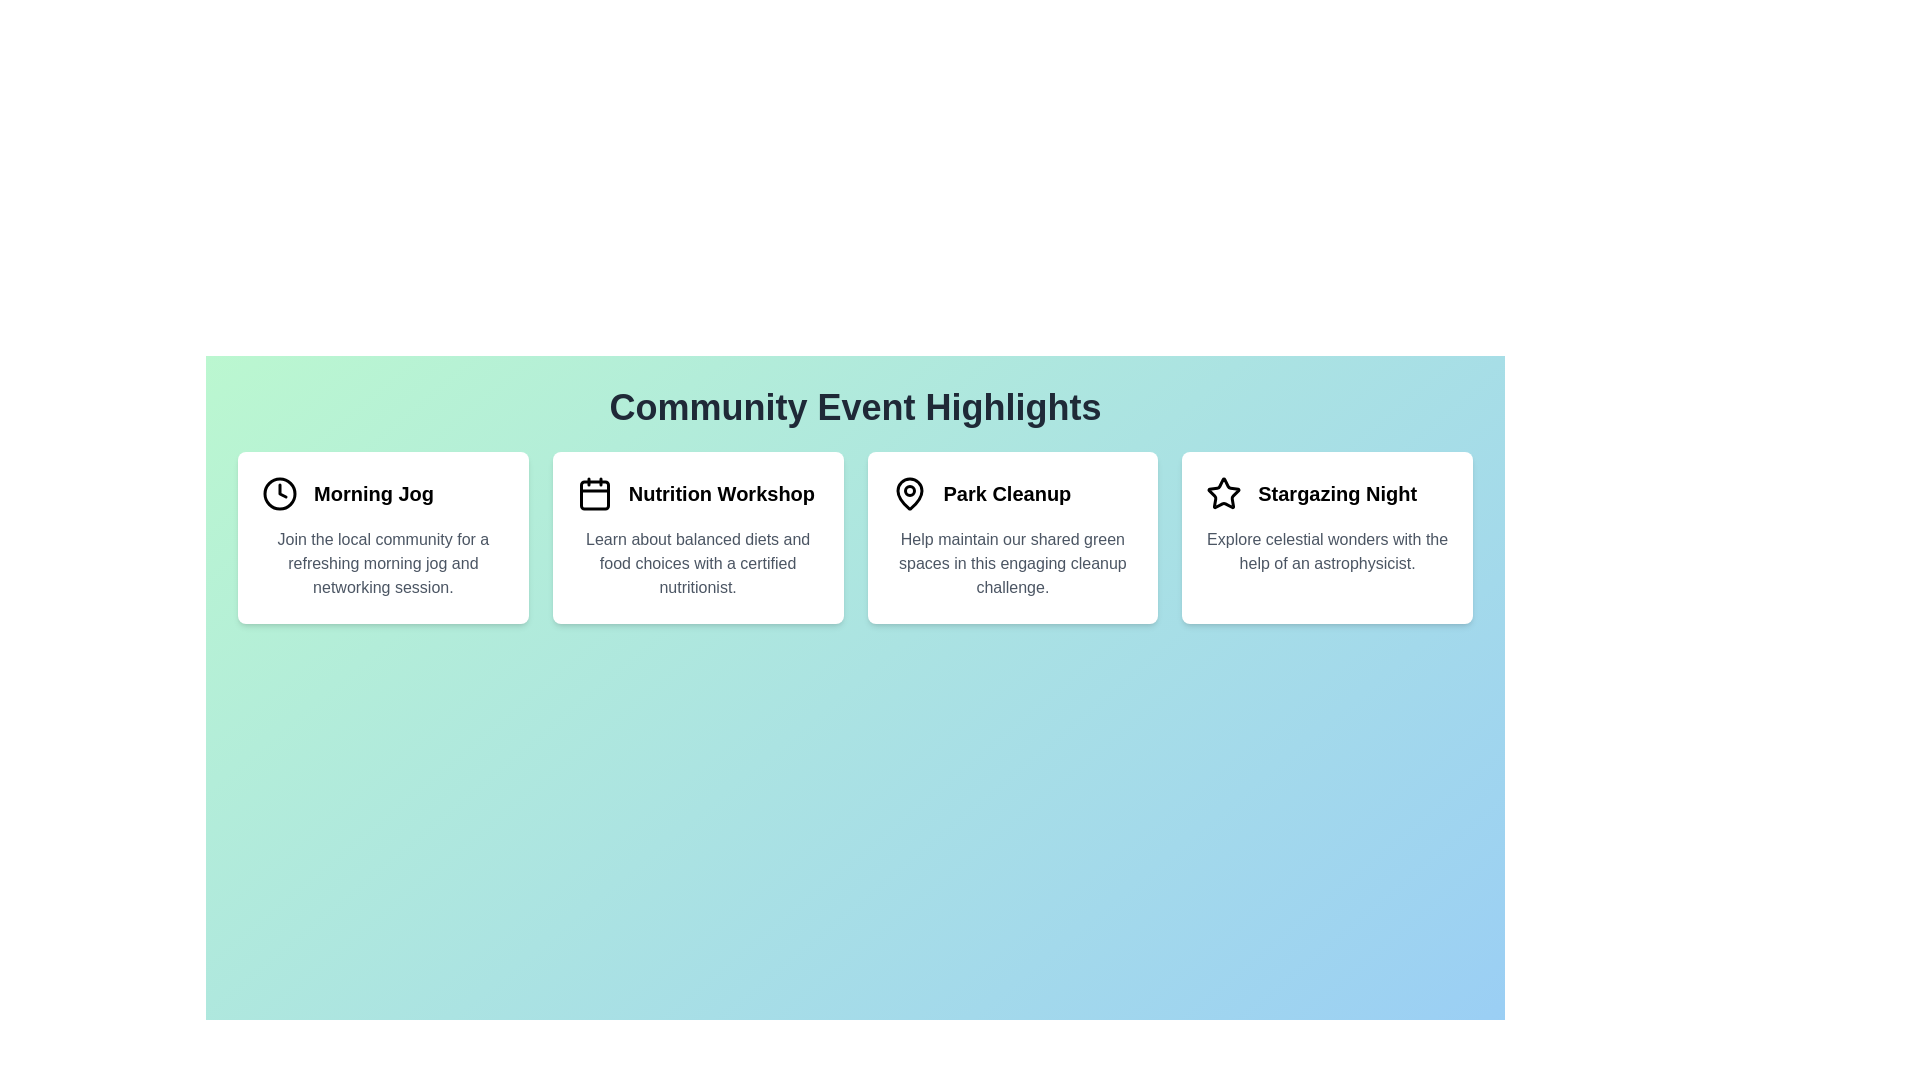 Image resolution: width=1920 pixels, height=1080 pixels. What do you see at coordinates (908, 493) in the screenshot?
I see `the map pin icon located on the left side of the 'Park Cleanup' event card, which features a classic pin outline and a smaller circle in the center` at bounding box center [908, 493].